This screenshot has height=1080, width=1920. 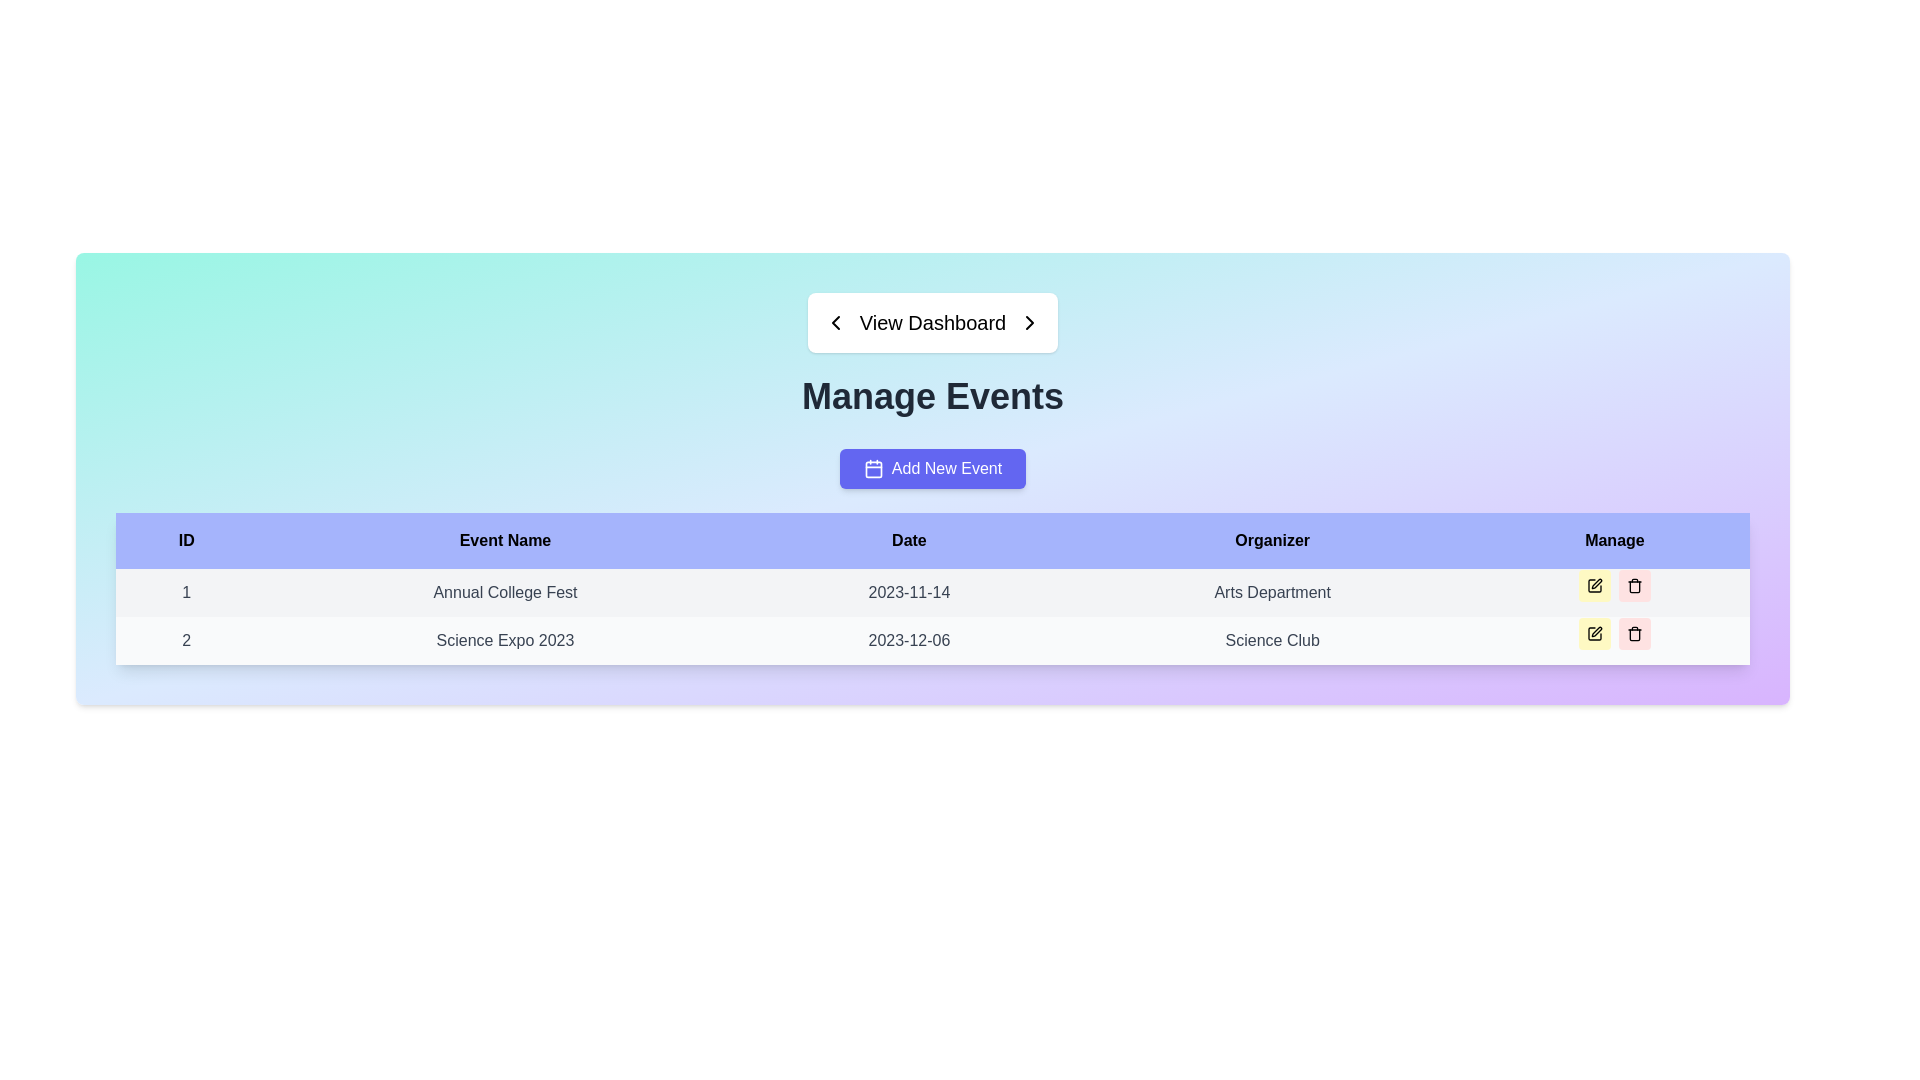 What do you see at coordinates (1593, 585) in the screenshot?
I see `the 'Edit' icon button located in the 'Manage' column of the table under the row for the event 'Annual College Fest' to modify the details of this row` at bounding box center [1593, 585].